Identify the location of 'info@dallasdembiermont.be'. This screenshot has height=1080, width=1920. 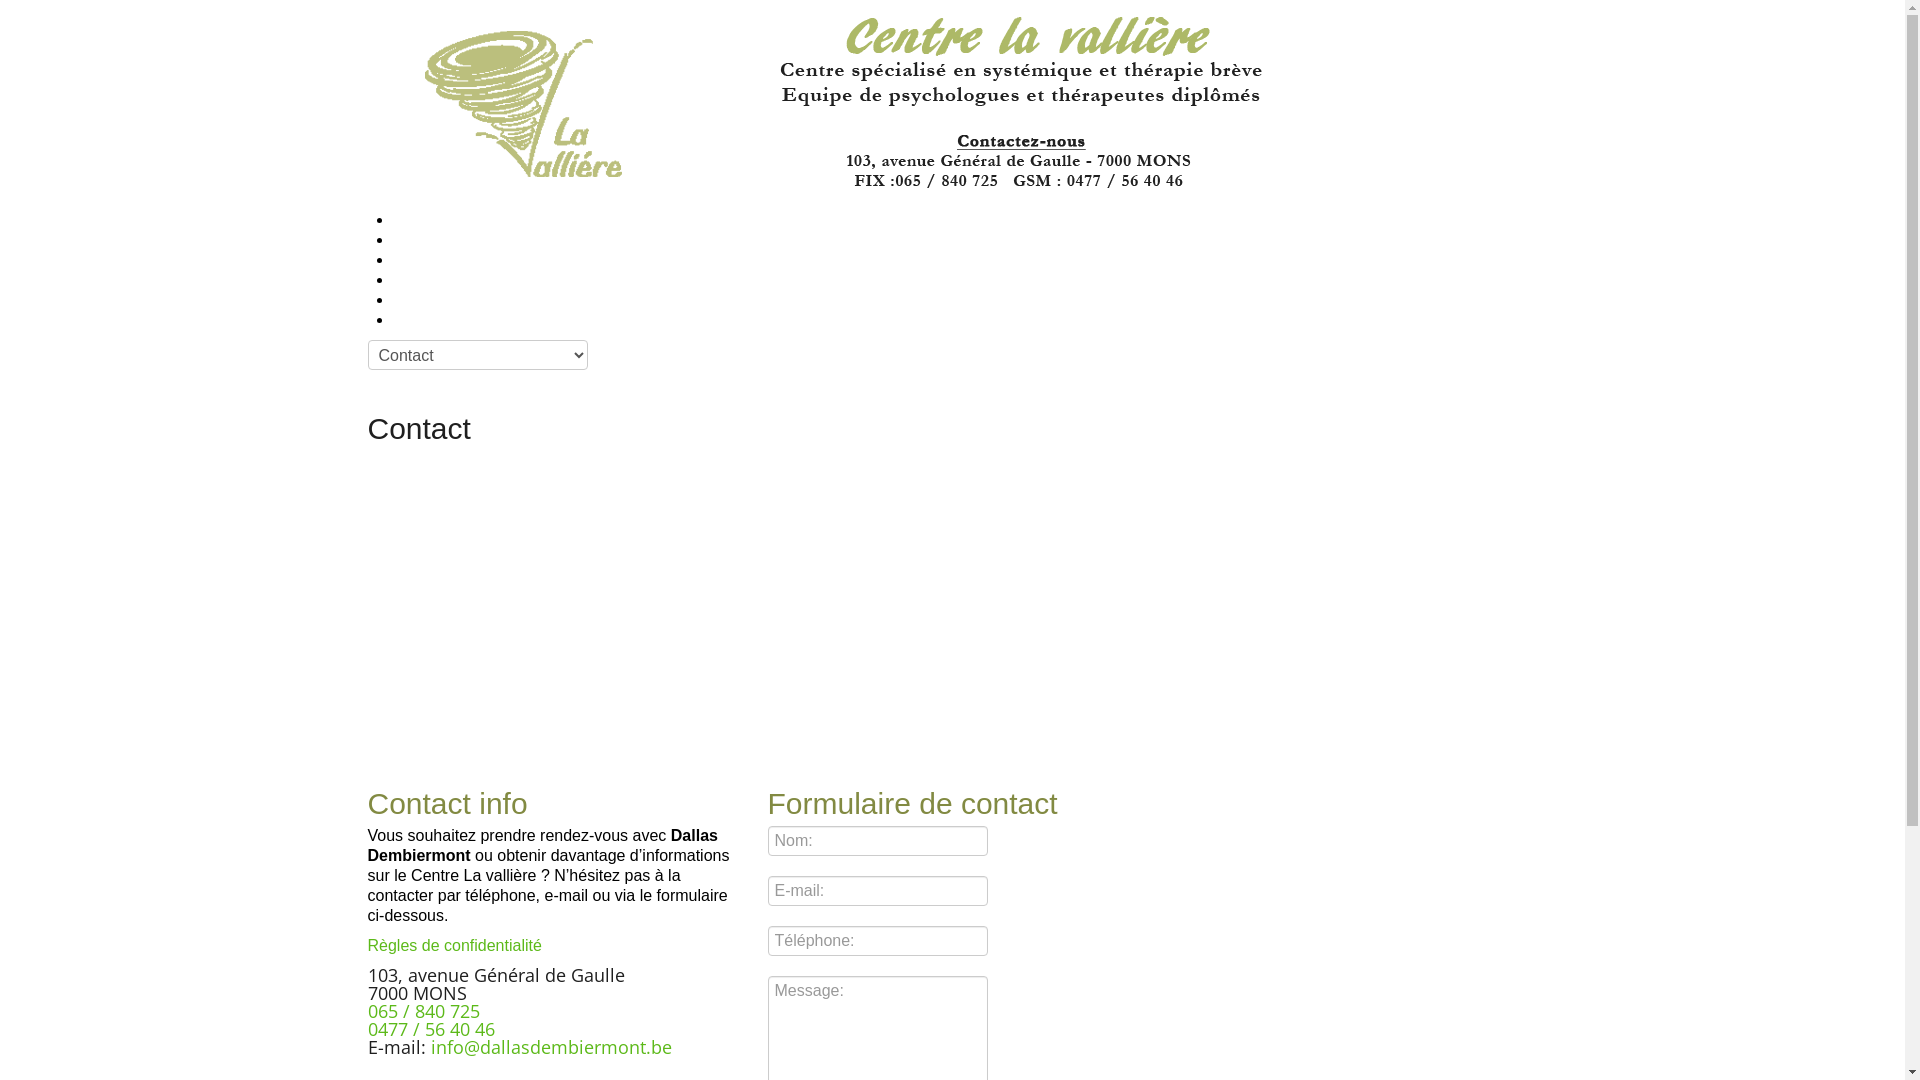
(550, 1045).